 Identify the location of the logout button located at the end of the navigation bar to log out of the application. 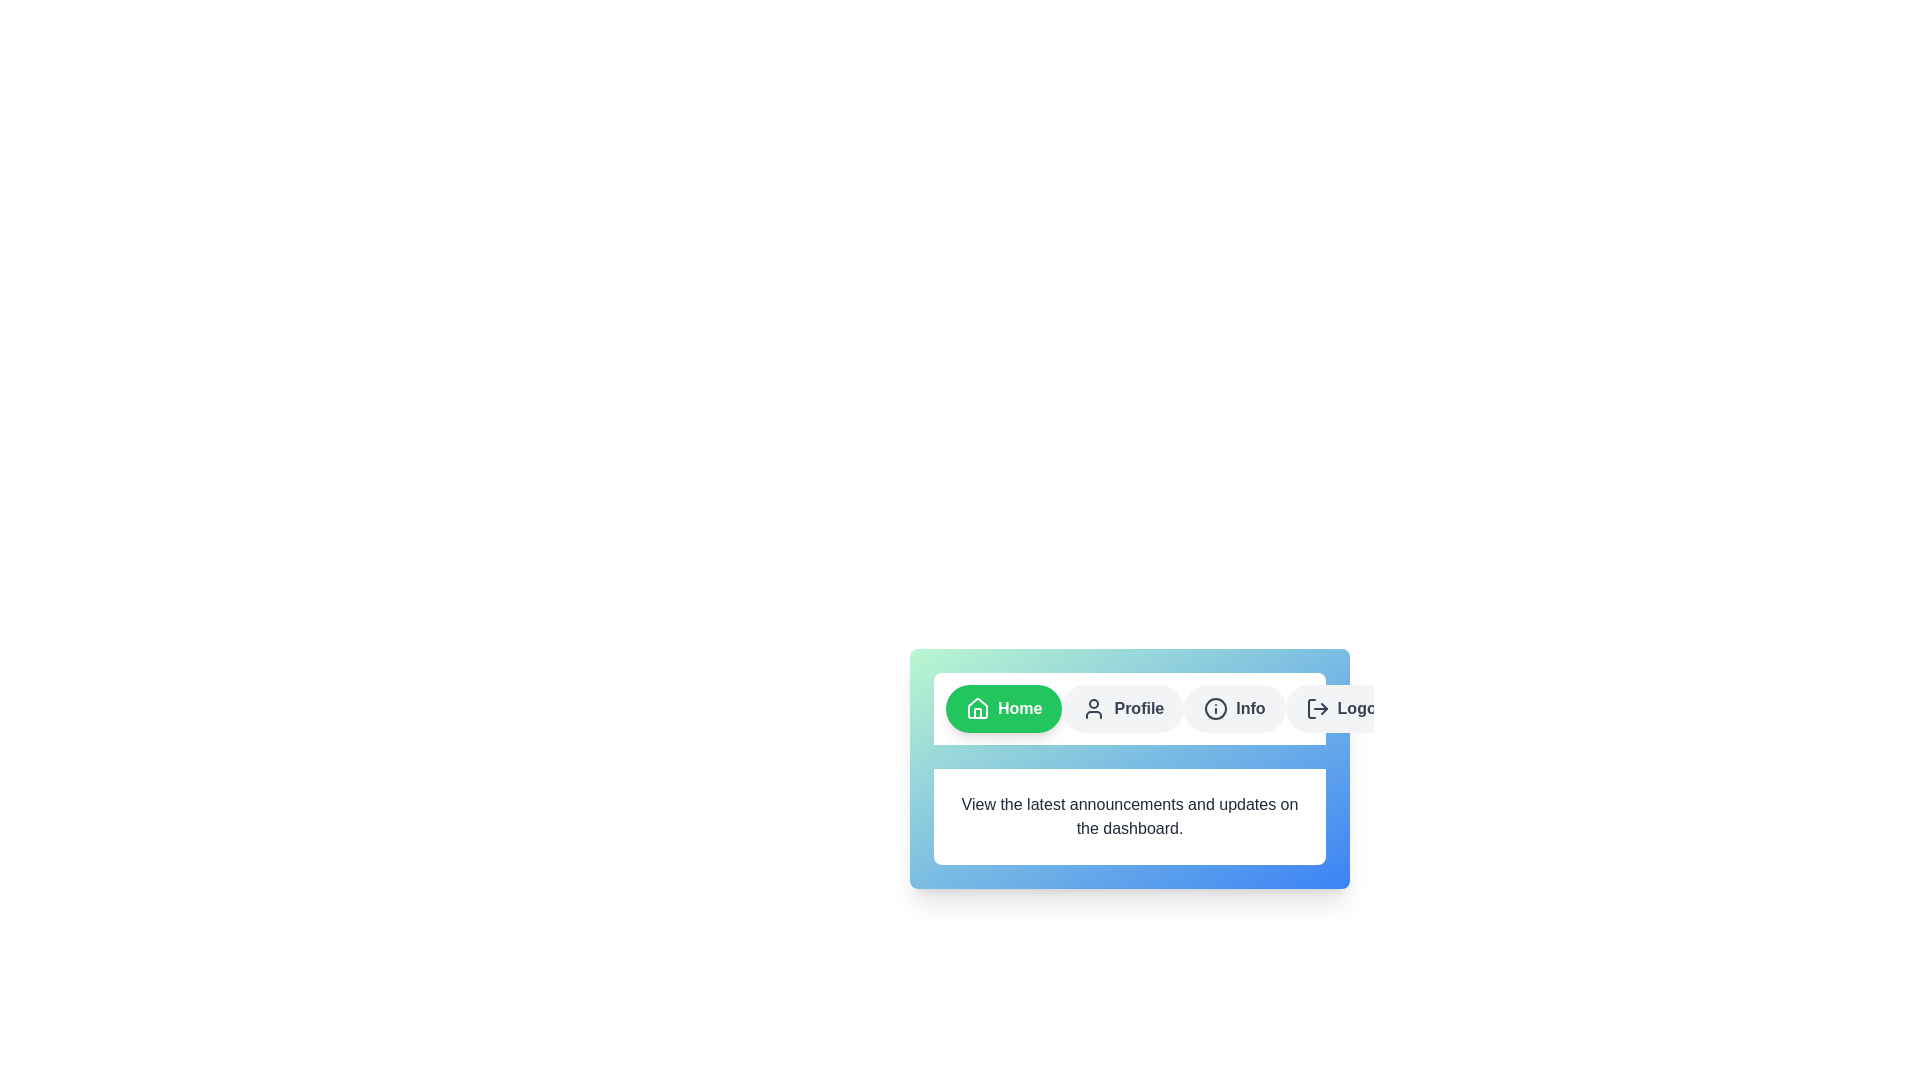
(1348, 708).